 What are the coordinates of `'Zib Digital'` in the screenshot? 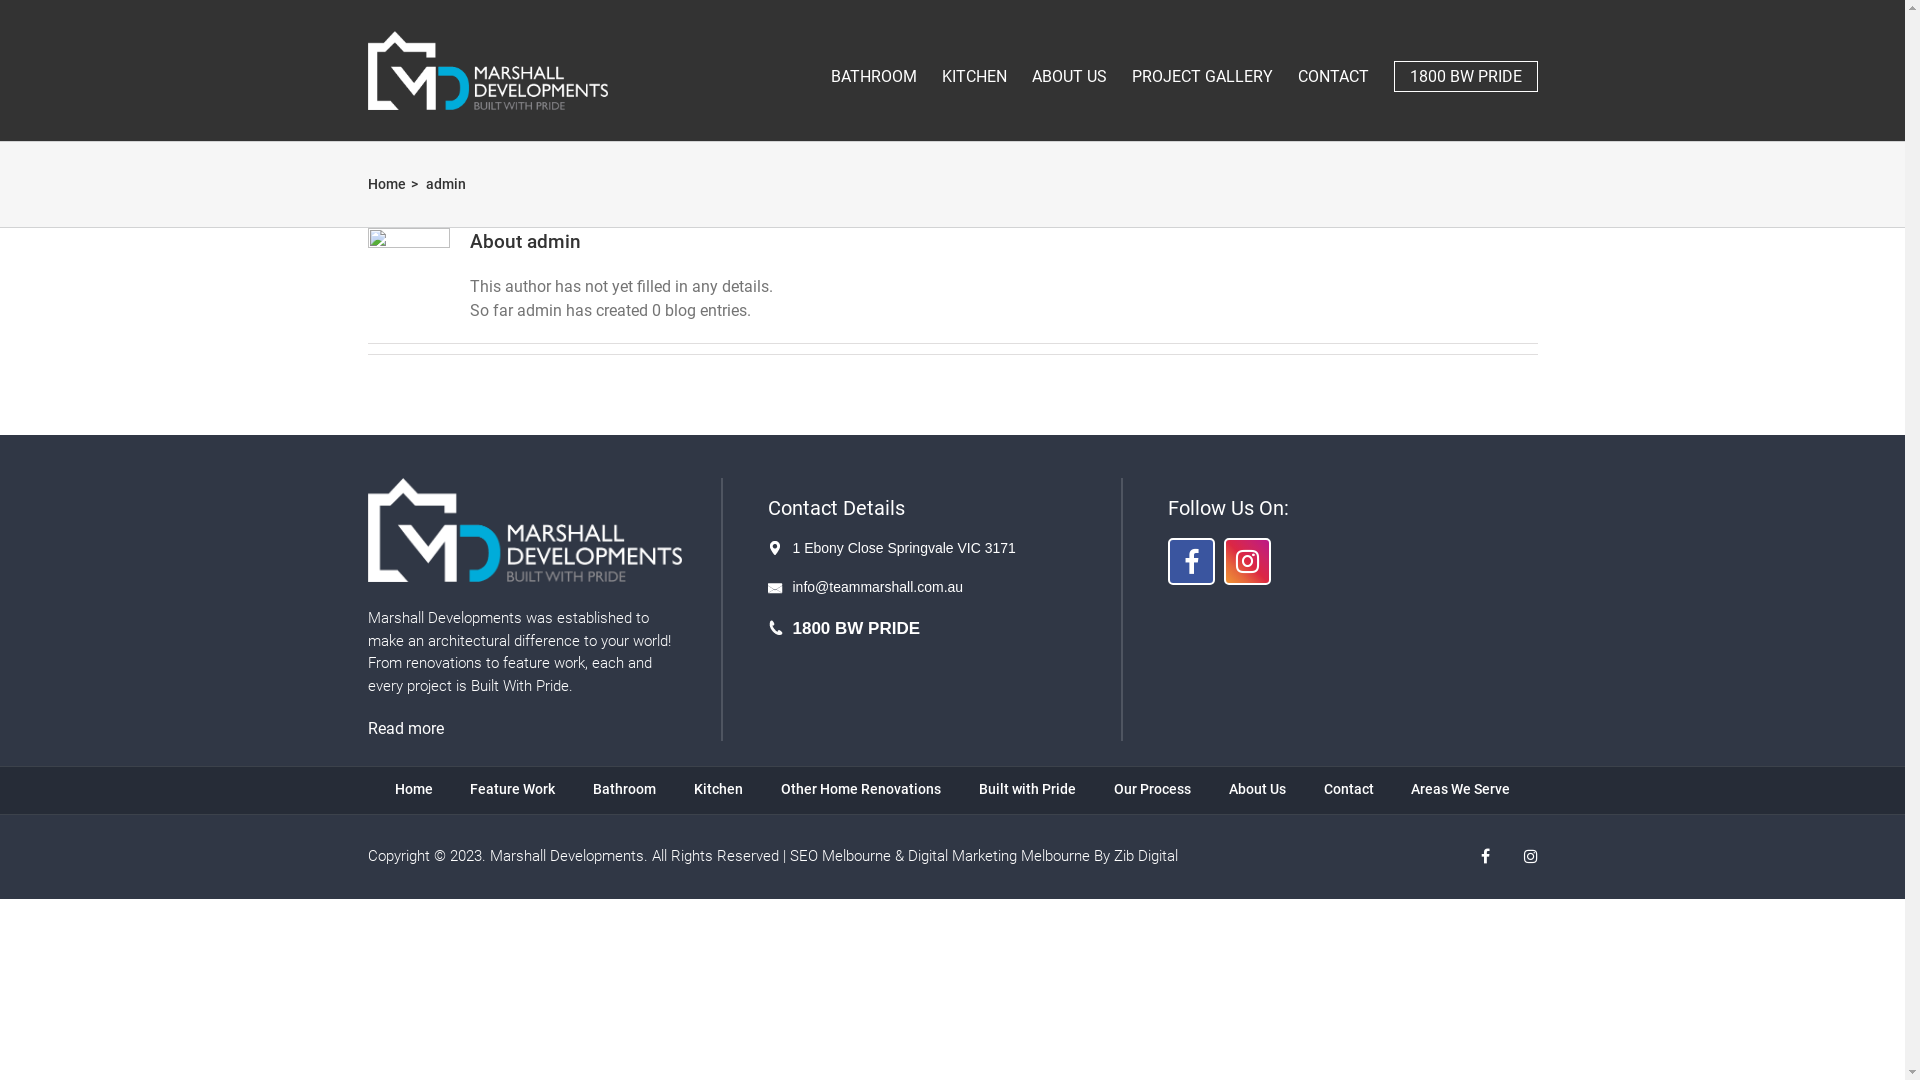 It's located at (1112, 855).